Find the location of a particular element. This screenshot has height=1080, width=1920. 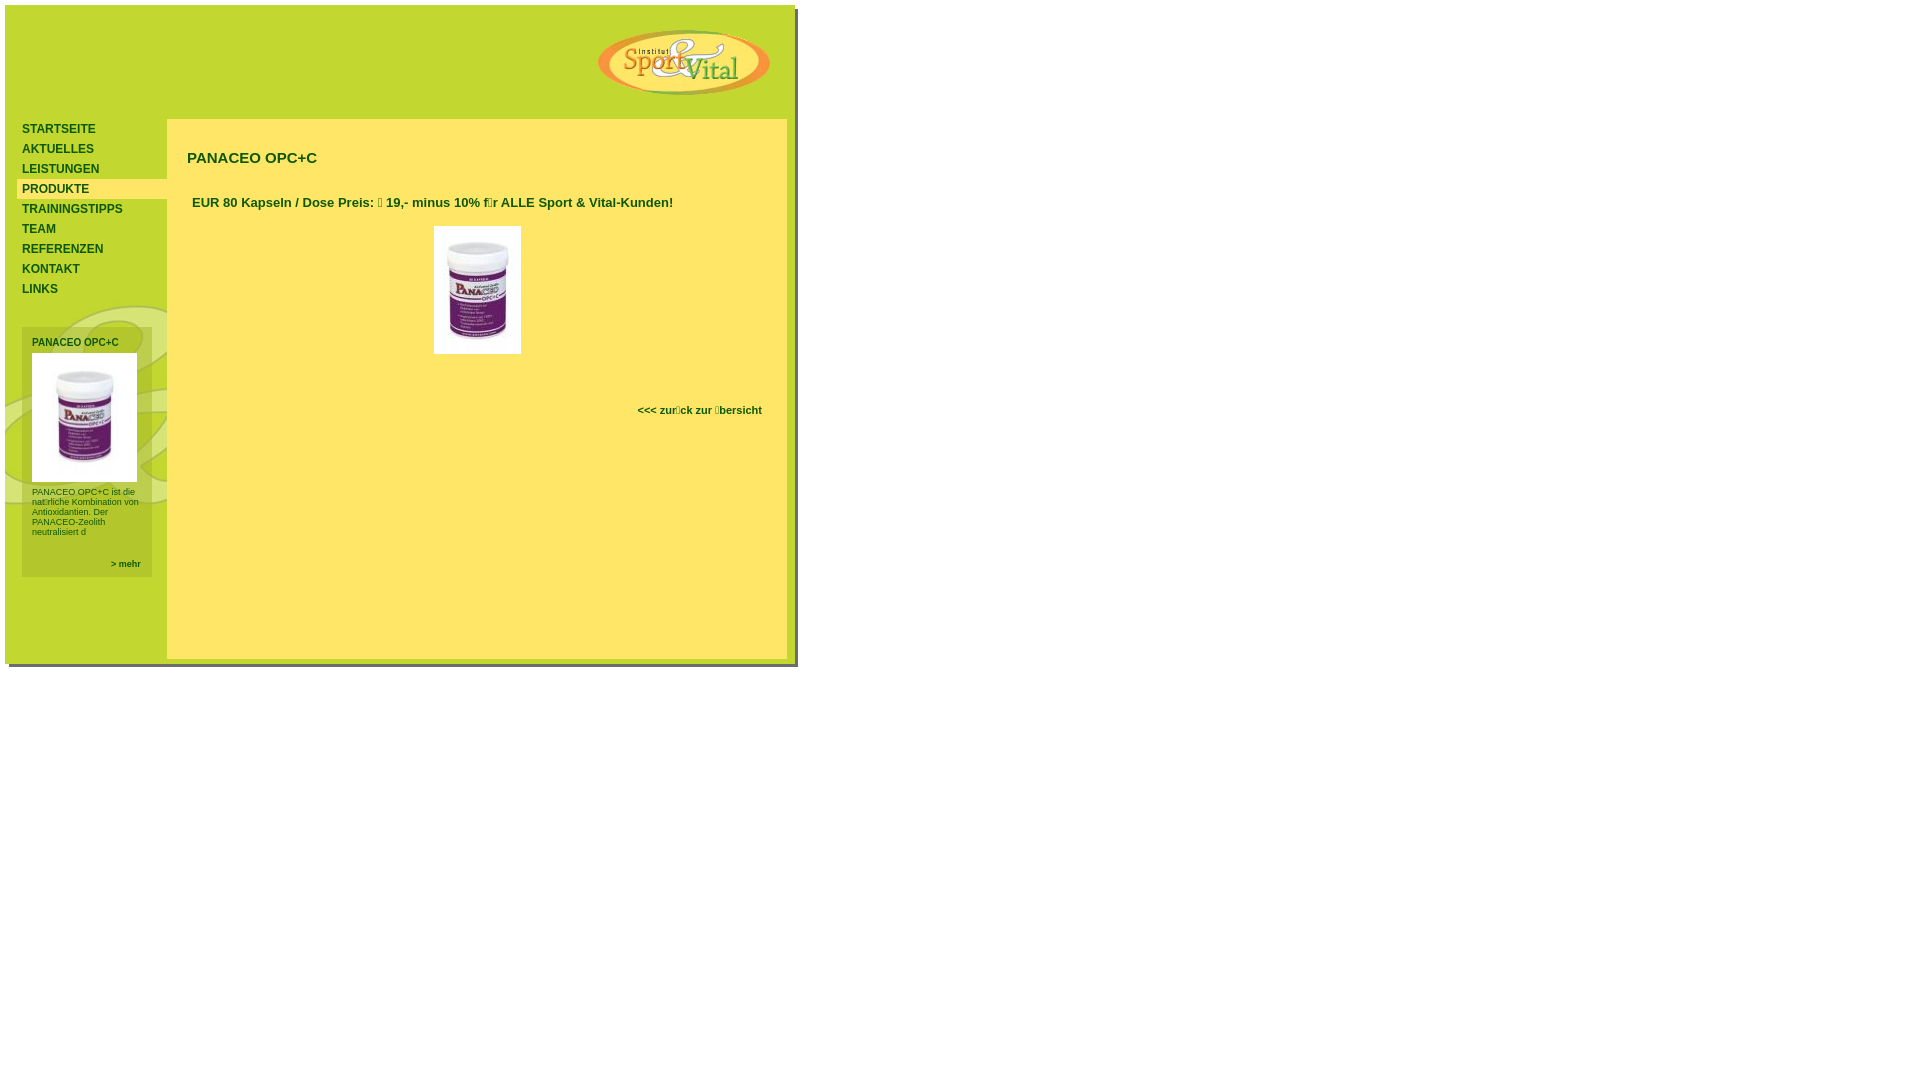

'AKTUELLES' is located at coordinates (17, 148).